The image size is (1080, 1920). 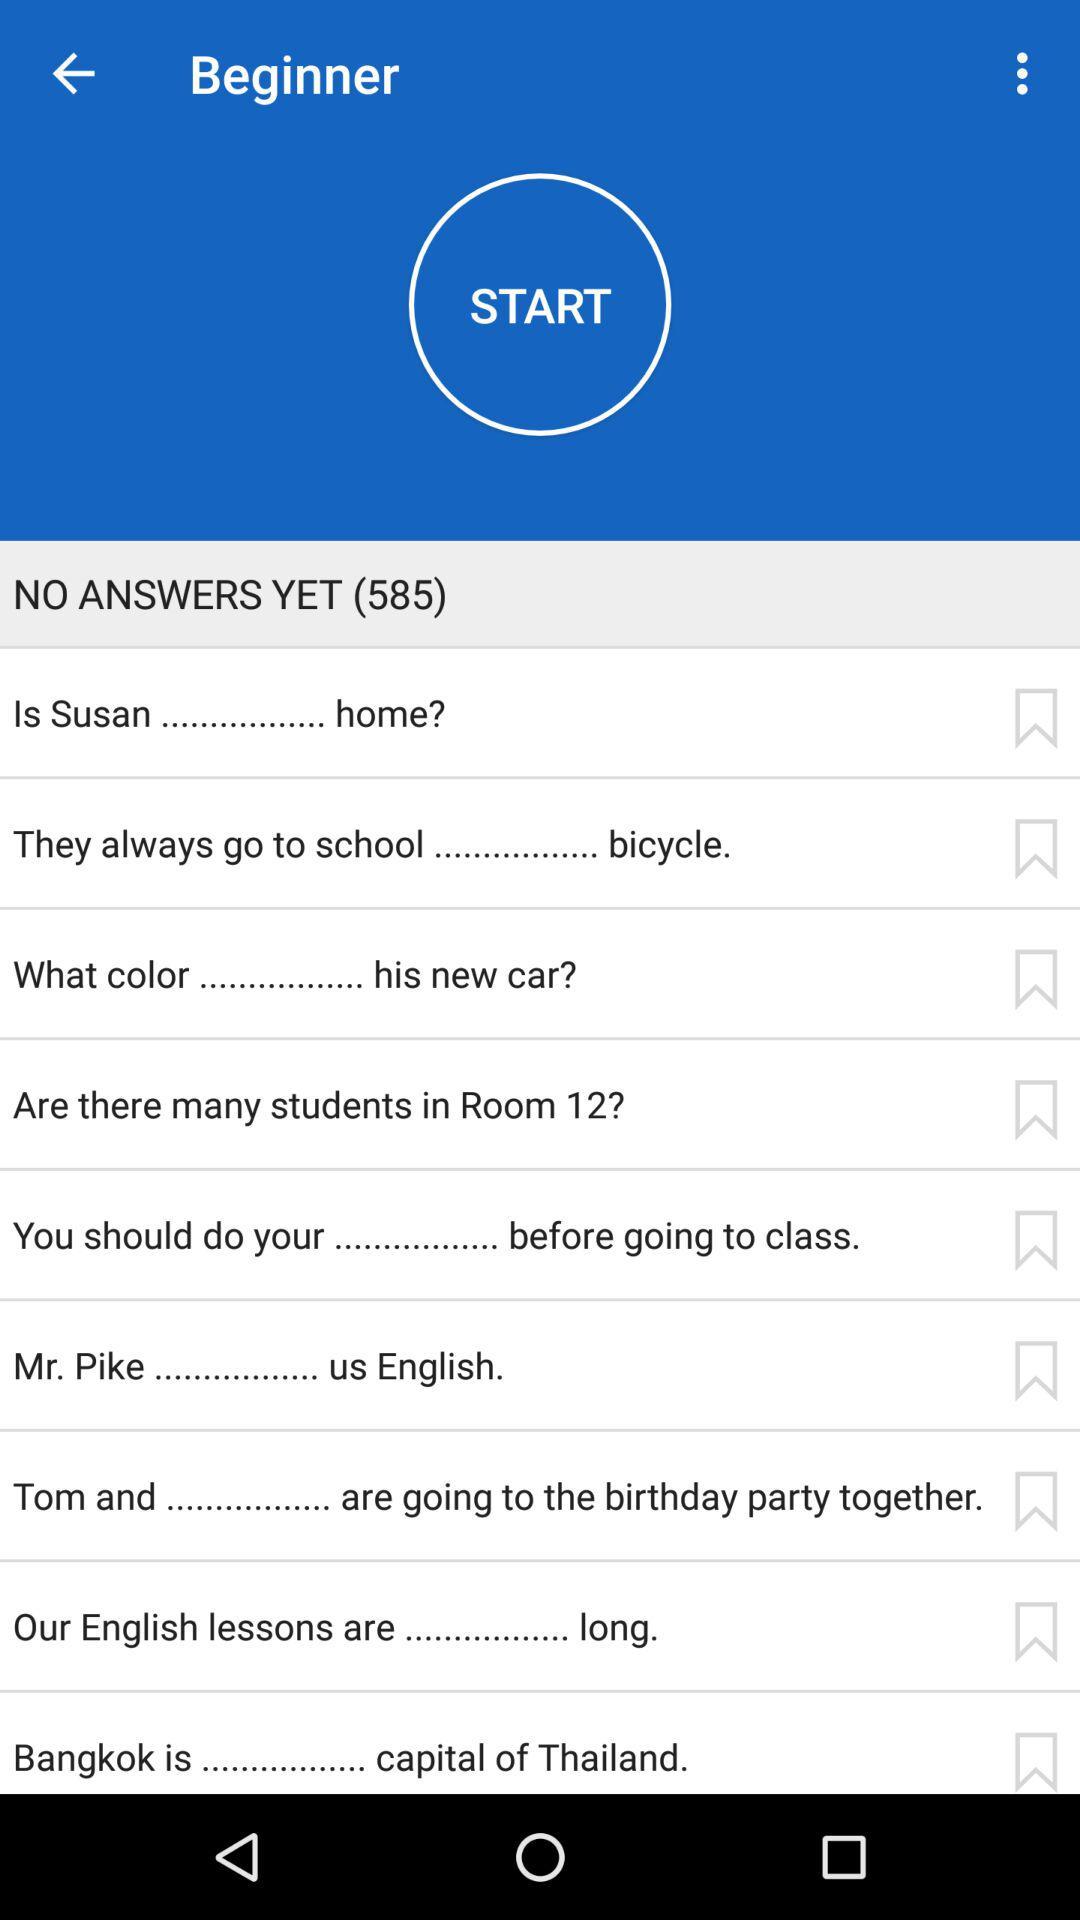 I want to click on bookmark, so click(x=1035, y=1239).